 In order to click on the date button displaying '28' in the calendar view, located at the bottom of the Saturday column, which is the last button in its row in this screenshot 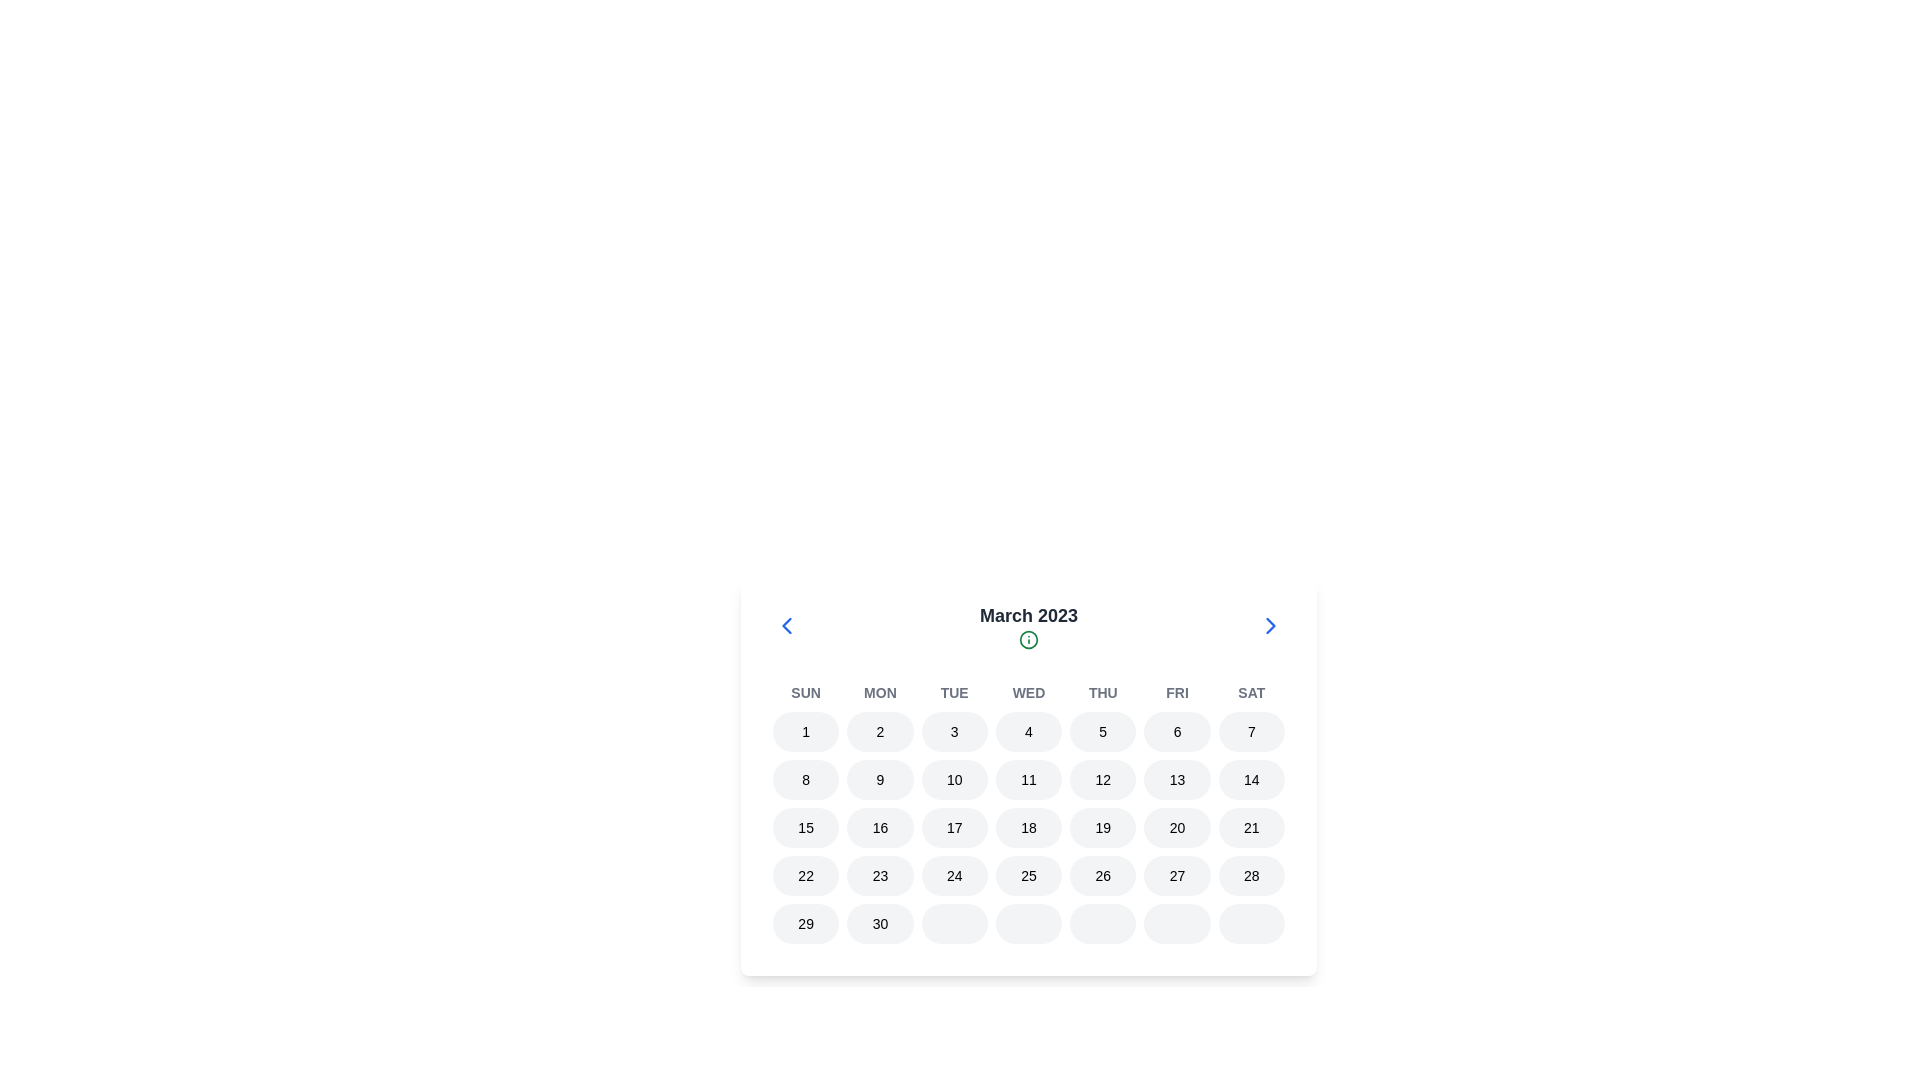, I will do `click(1250, 874)`.